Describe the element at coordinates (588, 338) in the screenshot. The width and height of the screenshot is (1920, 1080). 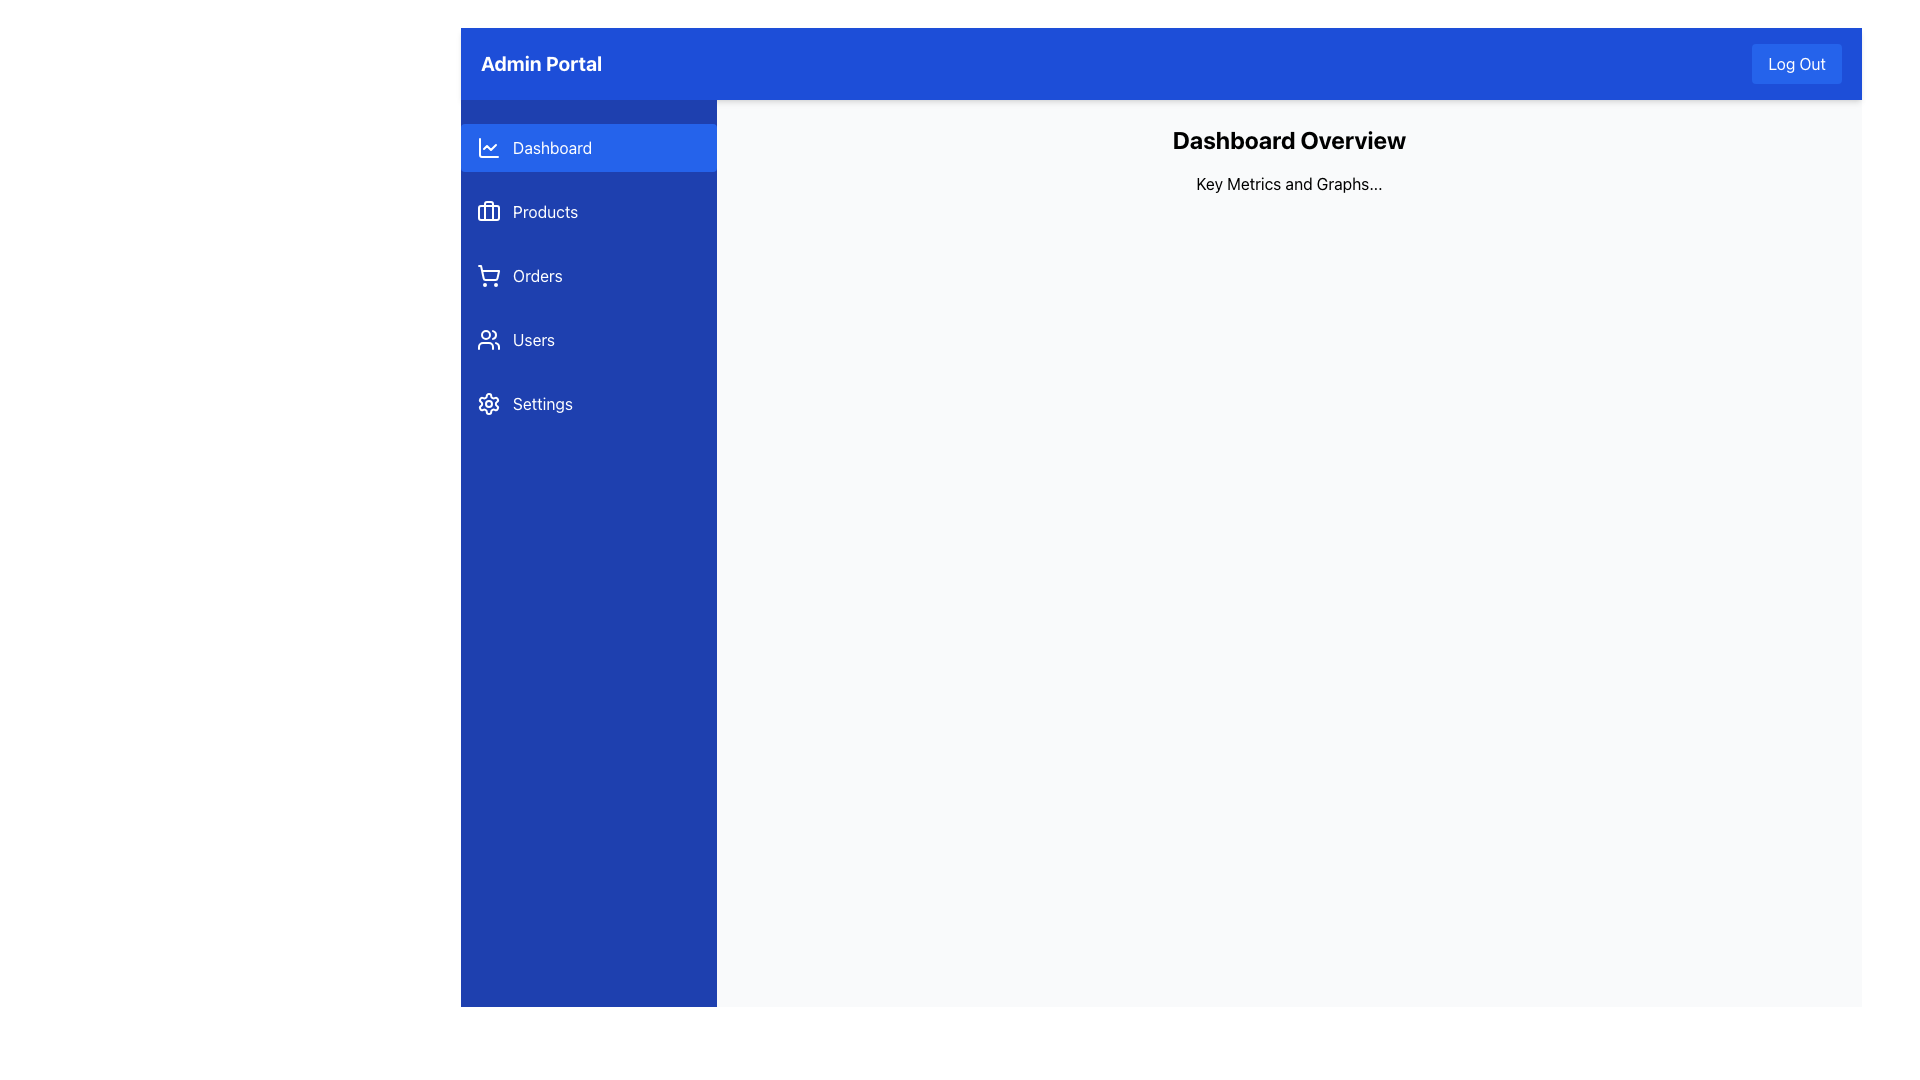
I see `the fourth item in the vertical navigation menu` at that location.